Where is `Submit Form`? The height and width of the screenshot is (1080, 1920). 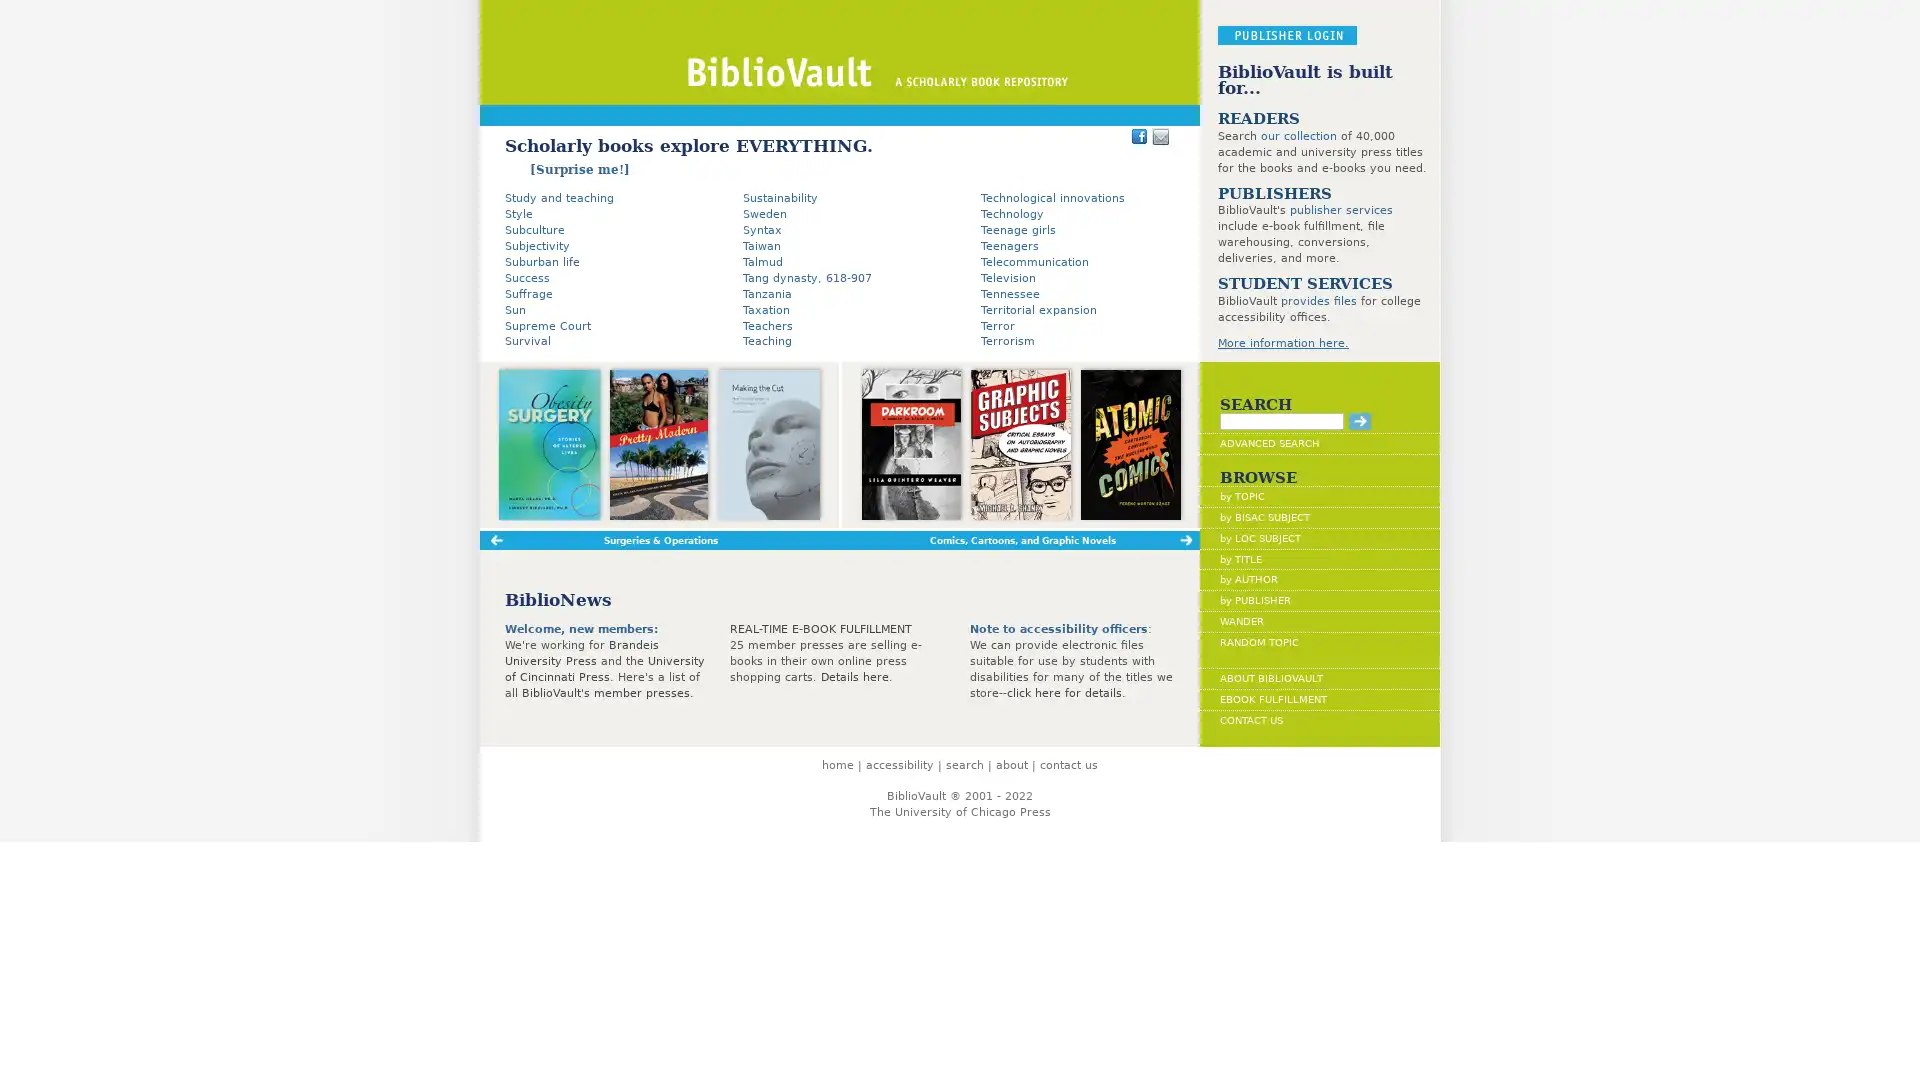
Submit Form is located at coordinates (1359, 419).